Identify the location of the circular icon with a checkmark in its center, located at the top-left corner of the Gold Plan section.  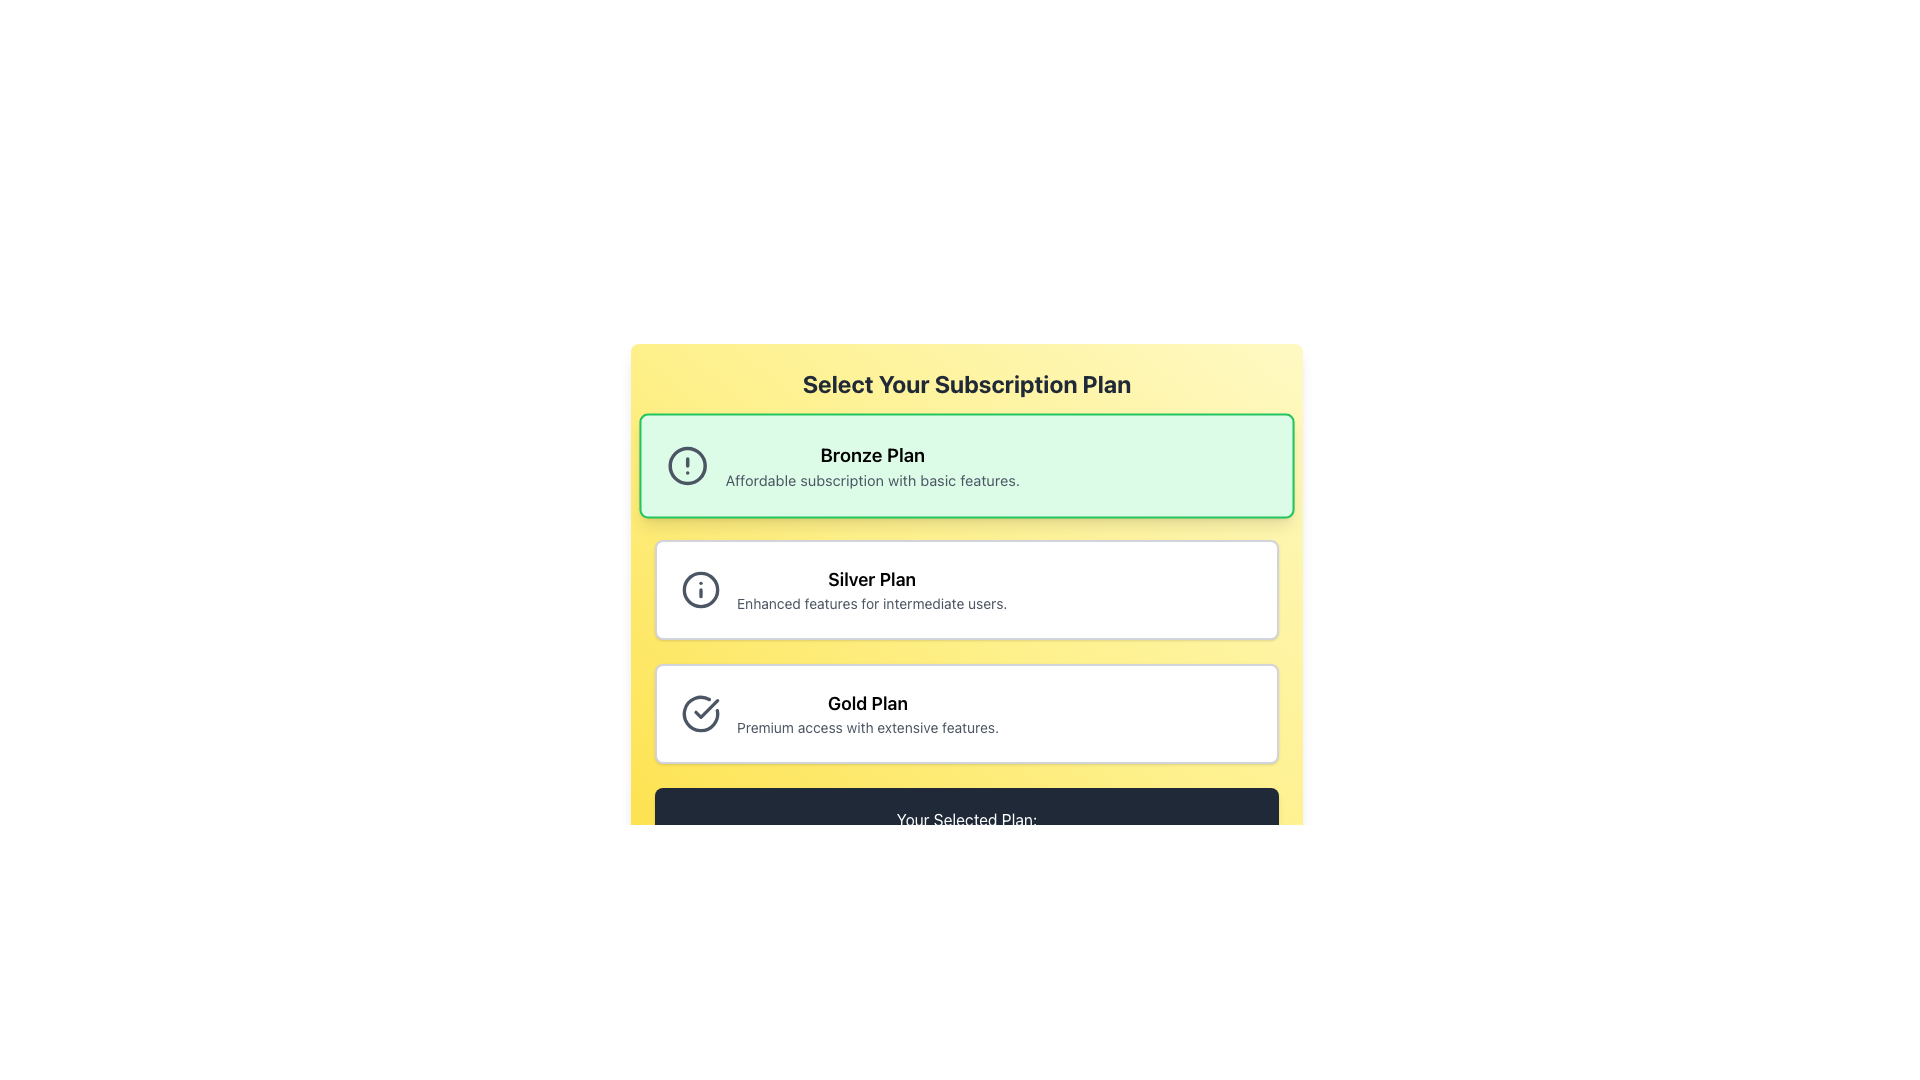
(700, 712).